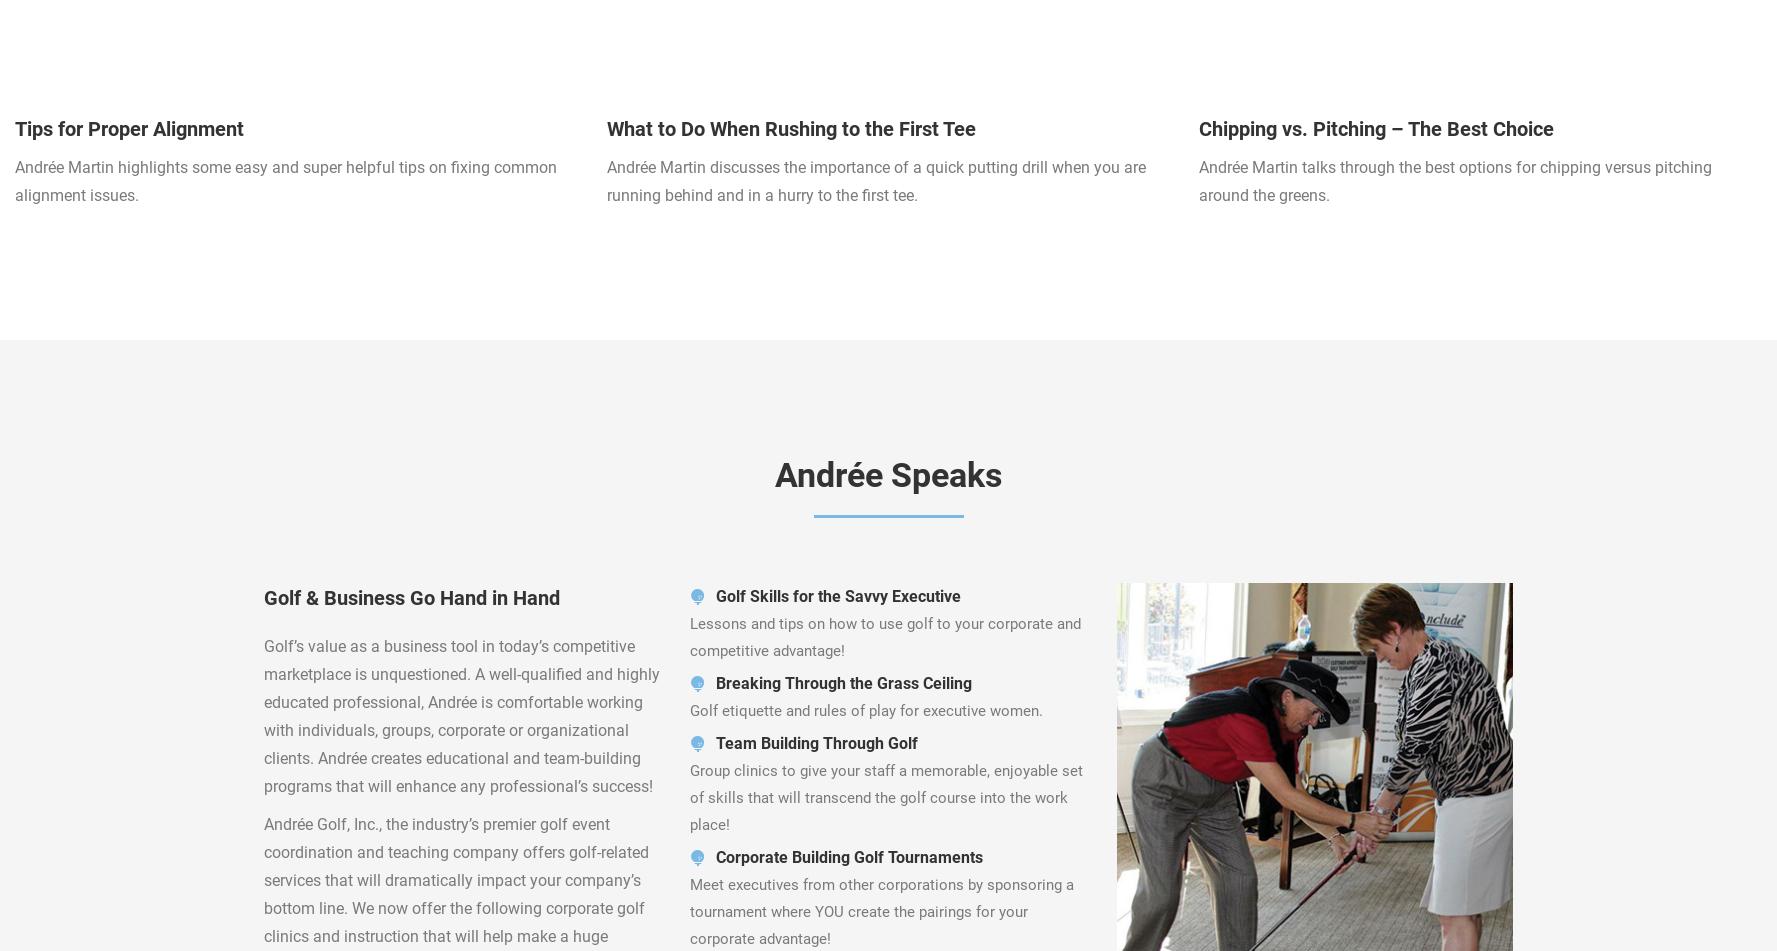 Image resolution: width=1777 pixels, height=951 pixels. Describe the element at coordinates (848, 856) in the screenshot. I see `'Corporate Building Golf Tournaments'` at that location.